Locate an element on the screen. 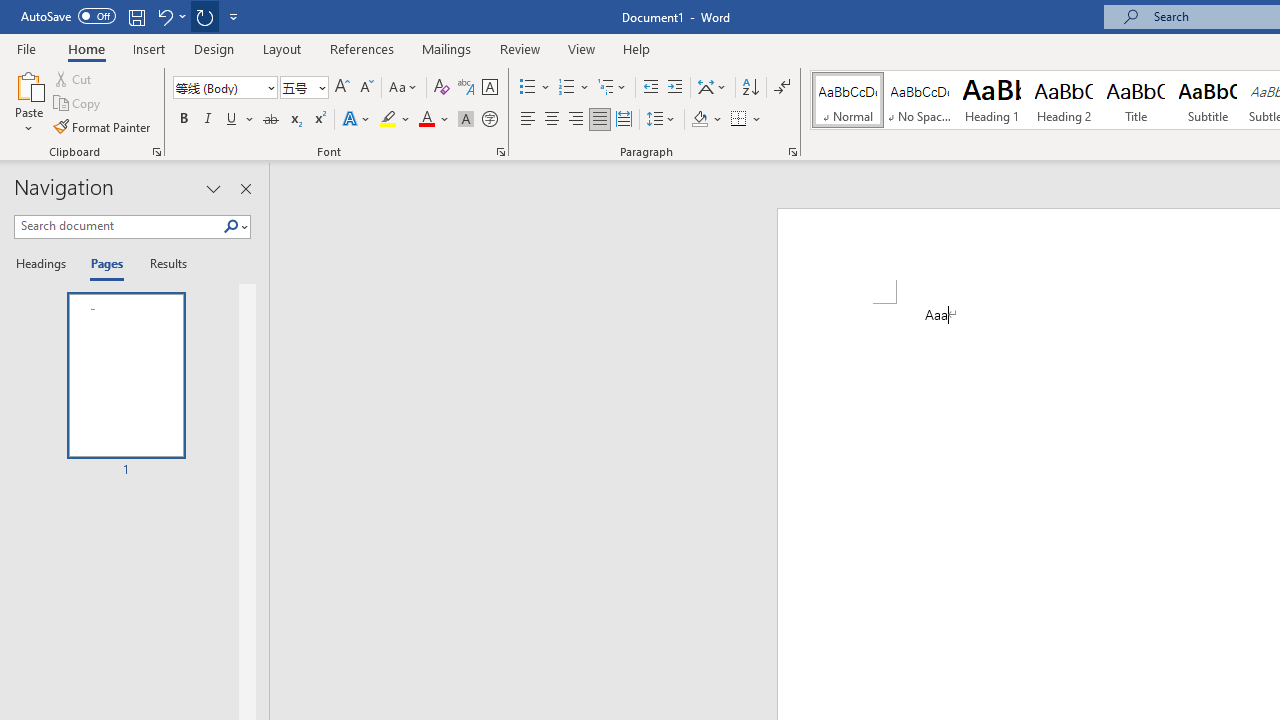 This screenshot has height=720, width=1280. 'Class: NetUIImage' is located at coordinates (231, 225).